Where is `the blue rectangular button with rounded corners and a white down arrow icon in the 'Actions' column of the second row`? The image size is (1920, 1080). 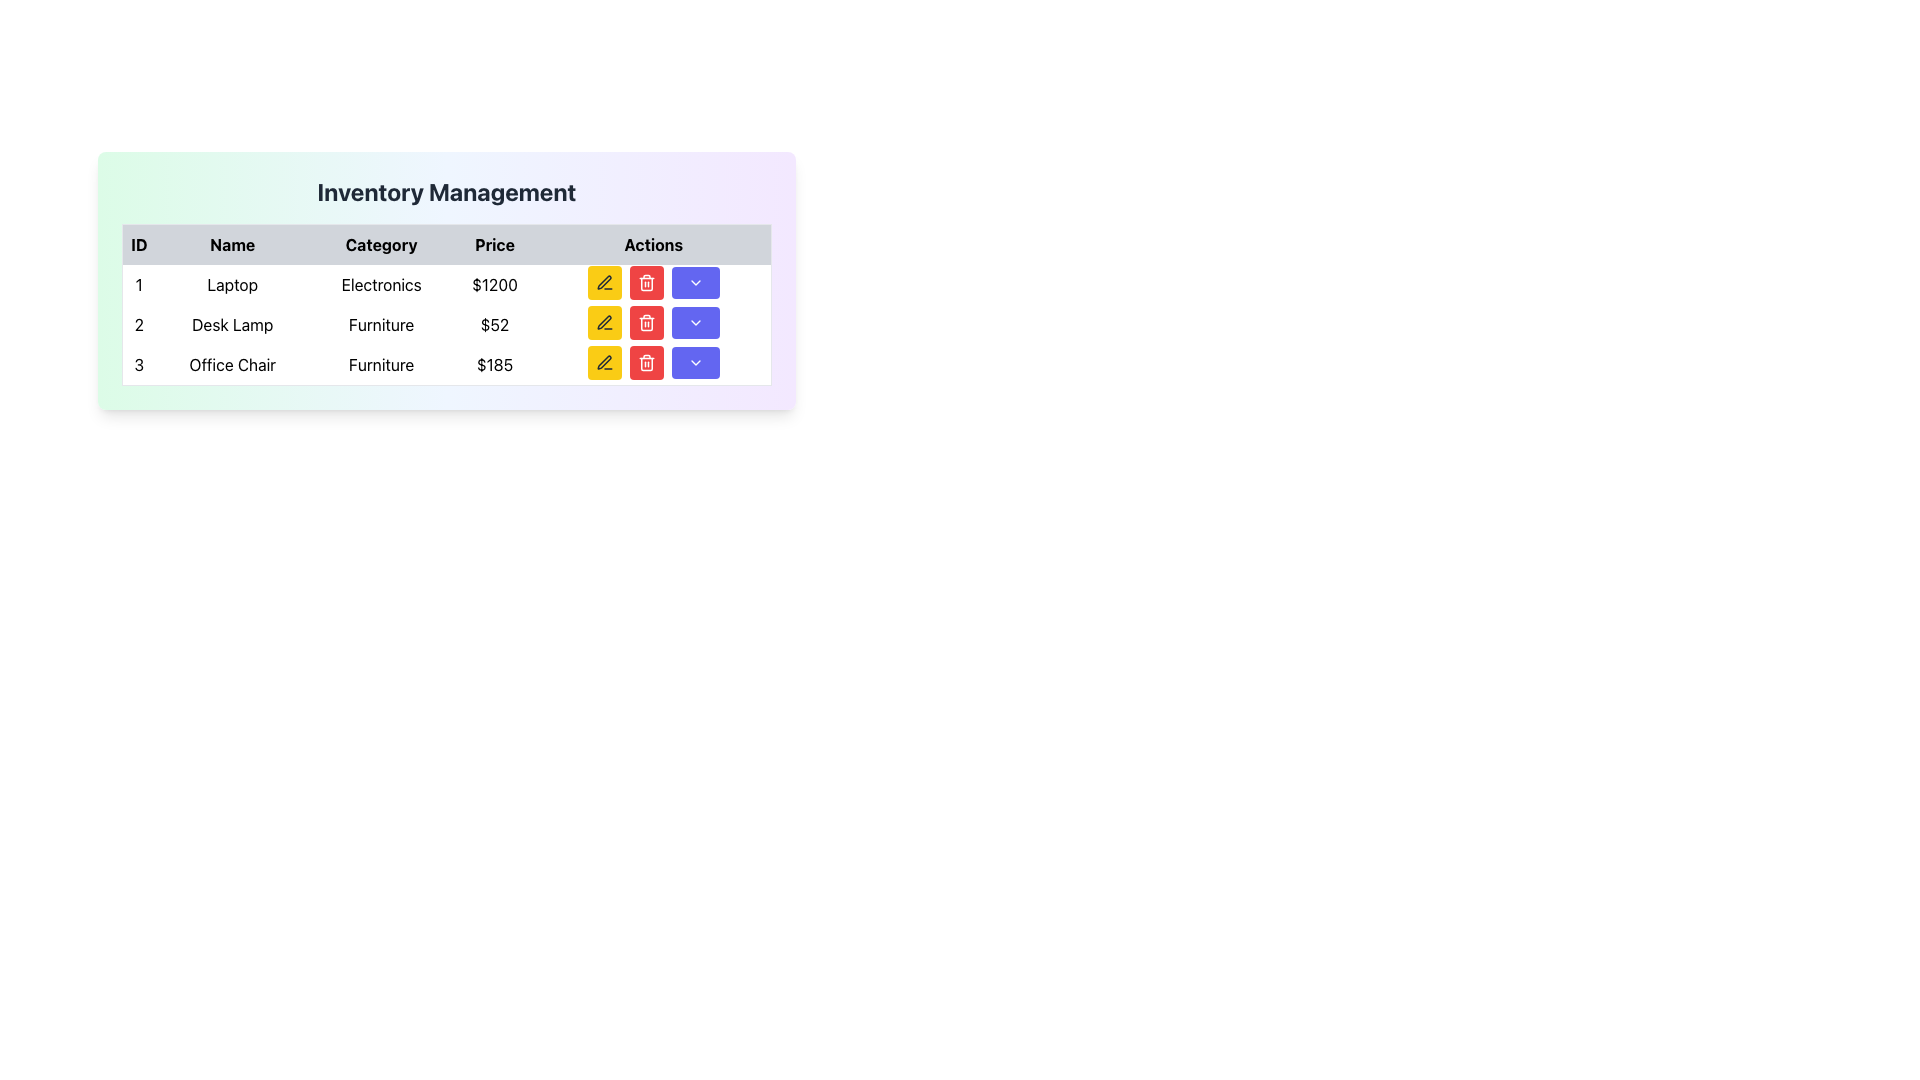
the blue rectangular button with rounded corners and a white down arrow icon in the 'Actions' column of the second row is located at coordinates (695, 282).